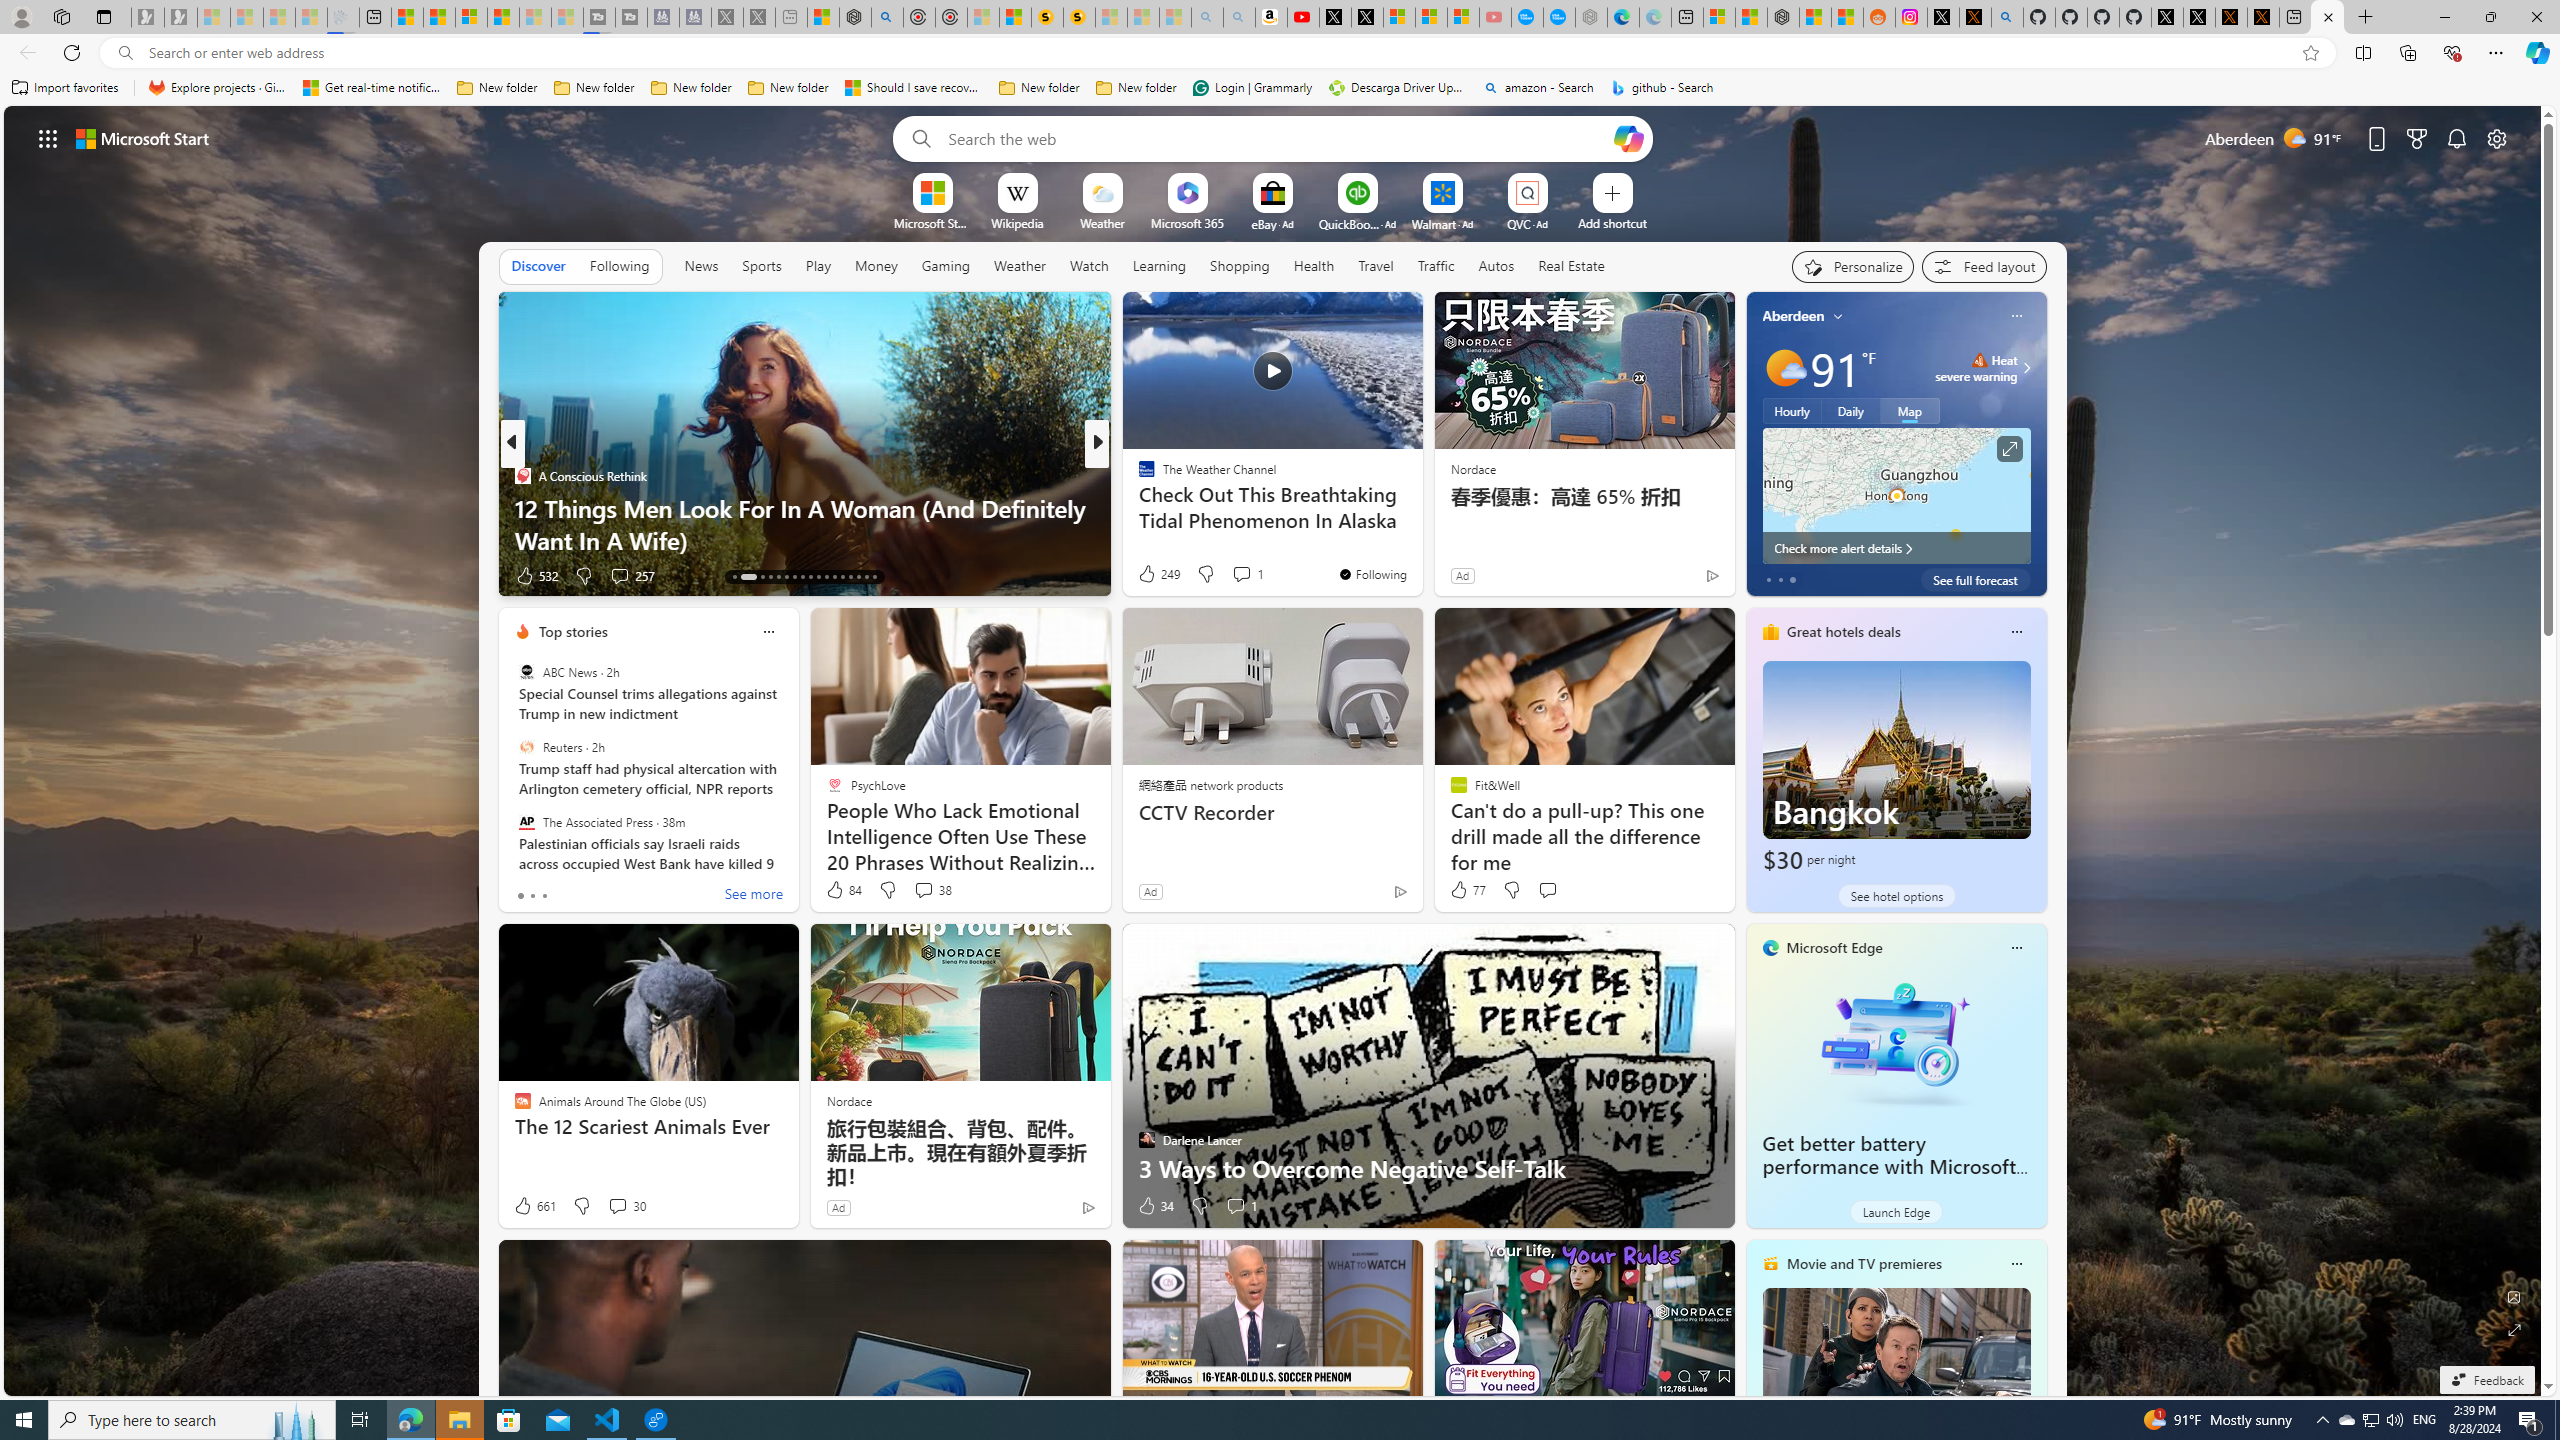 Image resolution: width=2560 pixels, height=1440 pixels. What do you see at coordinates (1016, 222) in the screenshot?
I see `'Wikipedia'` at bounding box center [1016, 222].